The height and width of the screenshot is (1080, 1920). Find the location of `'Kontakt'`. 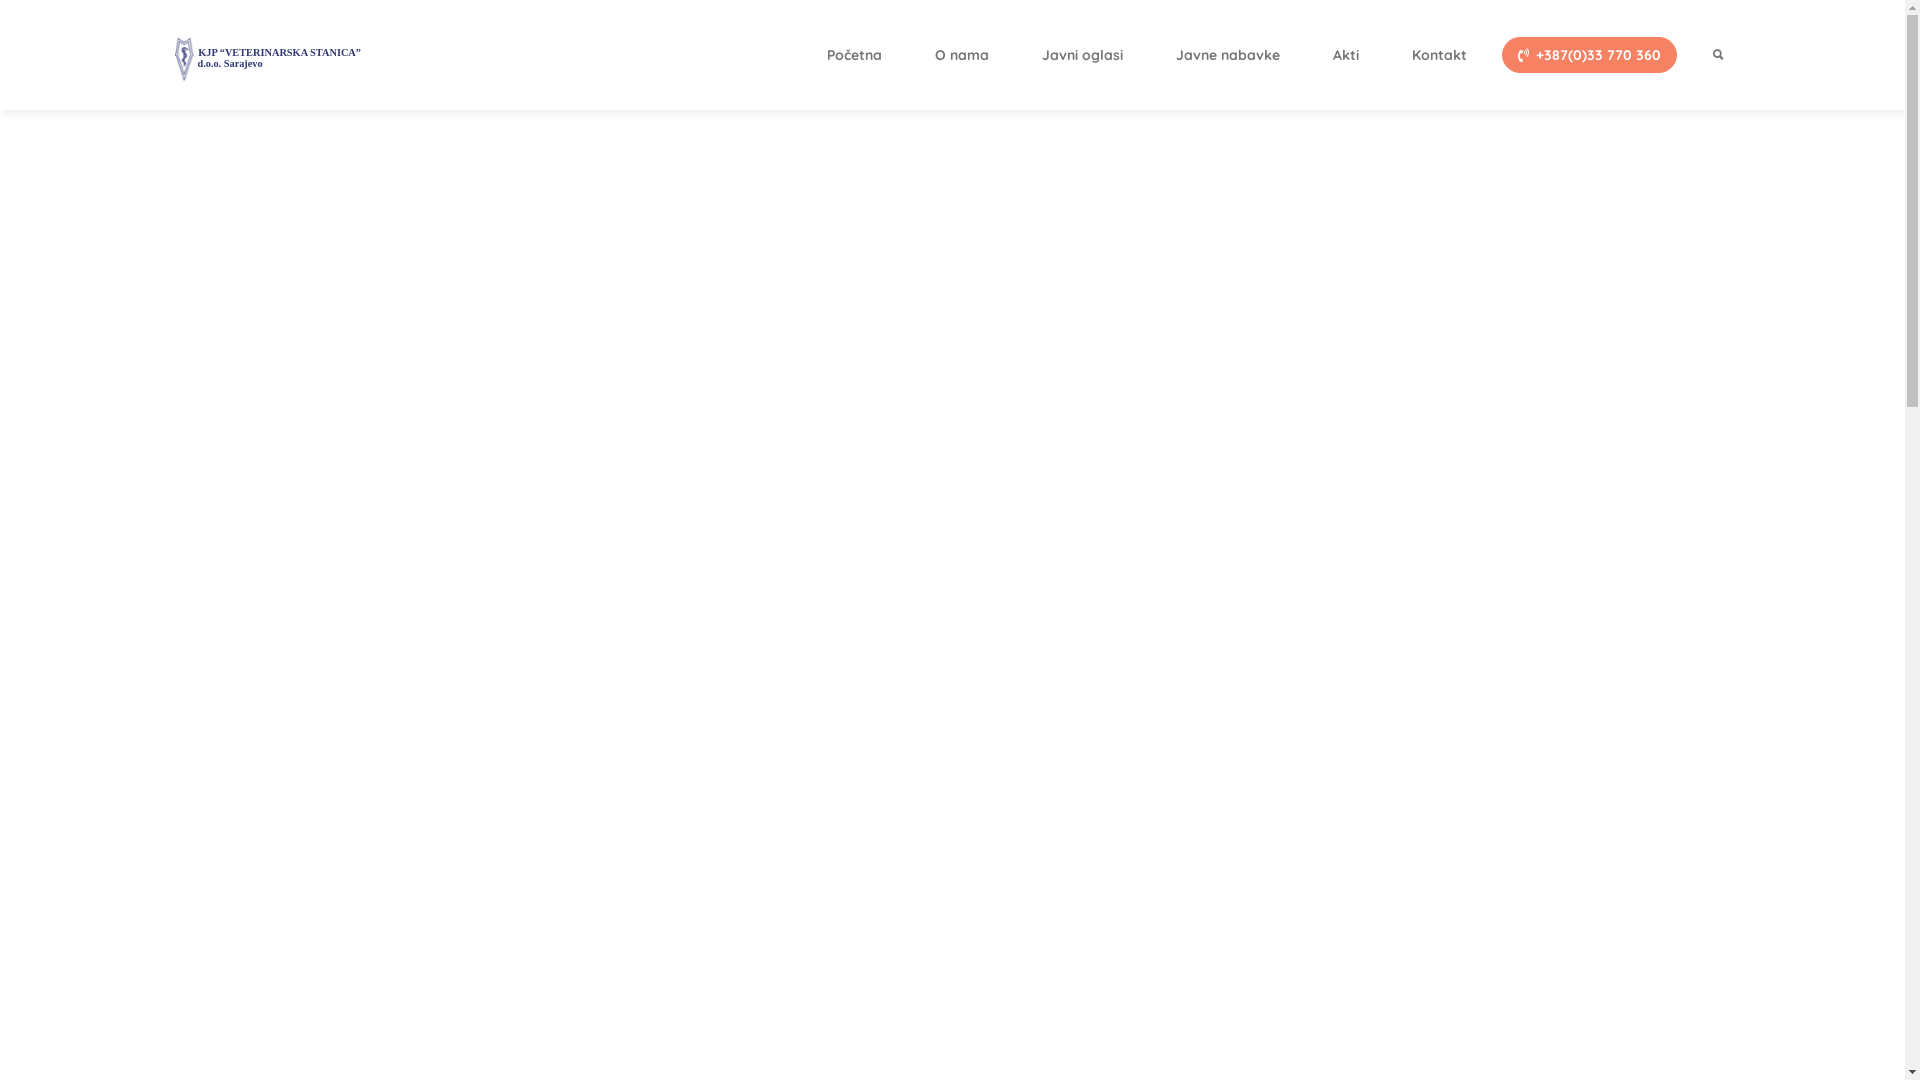

'Kontakt' is located at coordinates (1438, 53).